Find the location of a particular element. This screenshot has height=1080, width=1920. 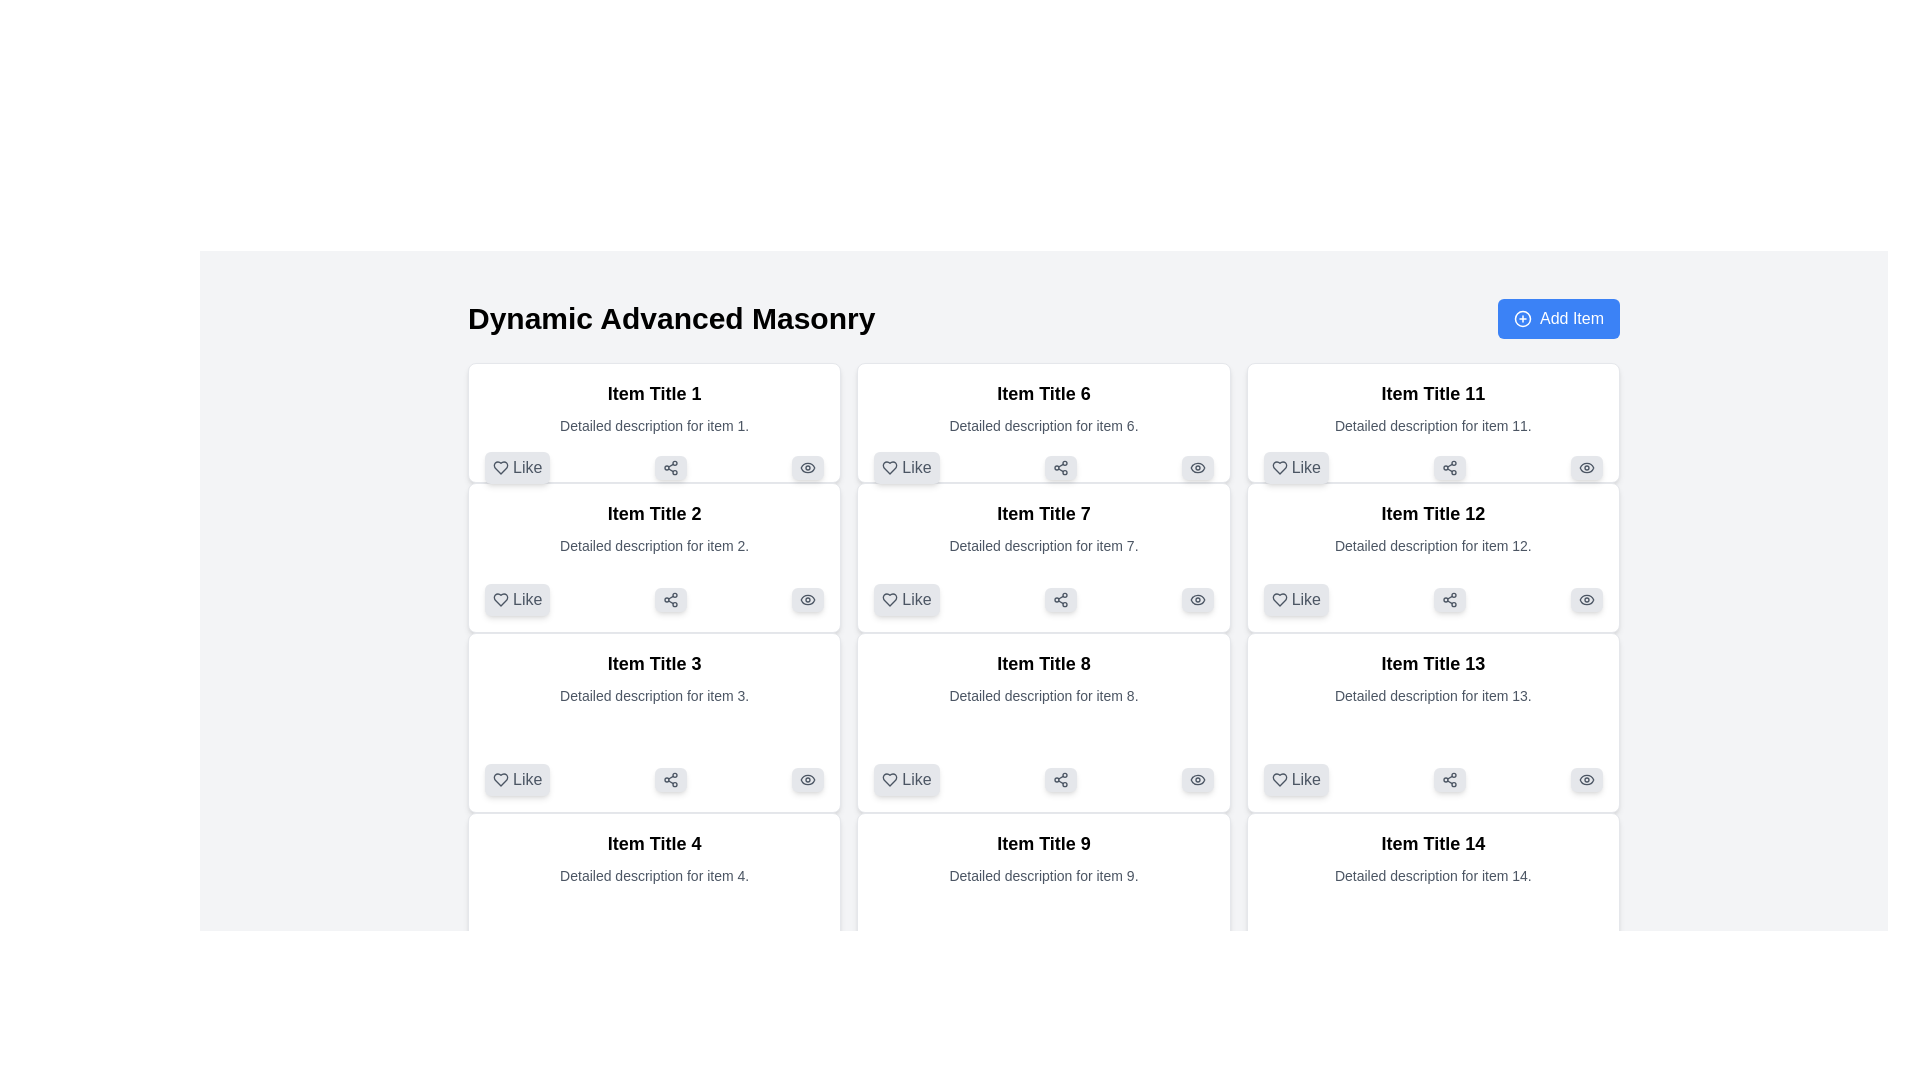

the text element displaying 'Item Title 1', which is styled in bold and larger font, located in the first column of a grid structure at the top of its item card is located at coordinates (654, 393).